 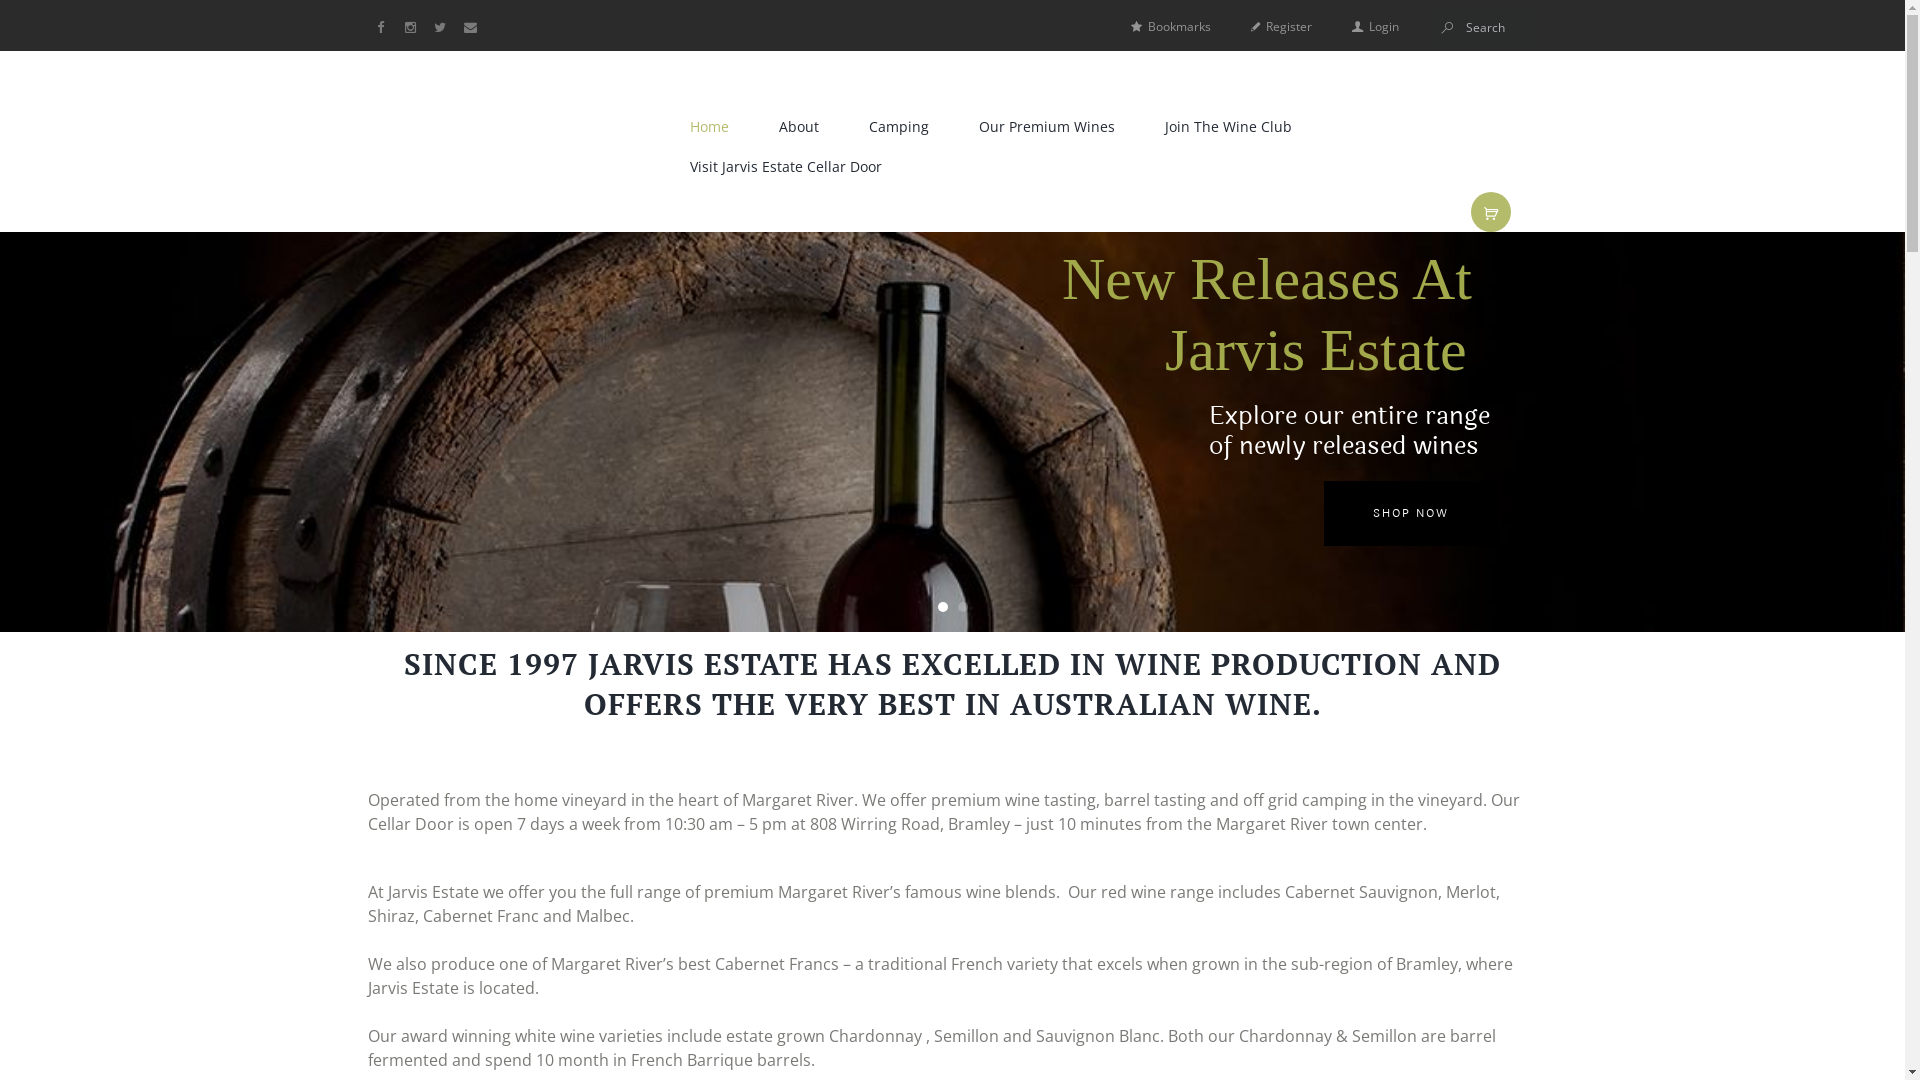 I want to click on 'Join The Wine Club', so click(x=1226, y=125).